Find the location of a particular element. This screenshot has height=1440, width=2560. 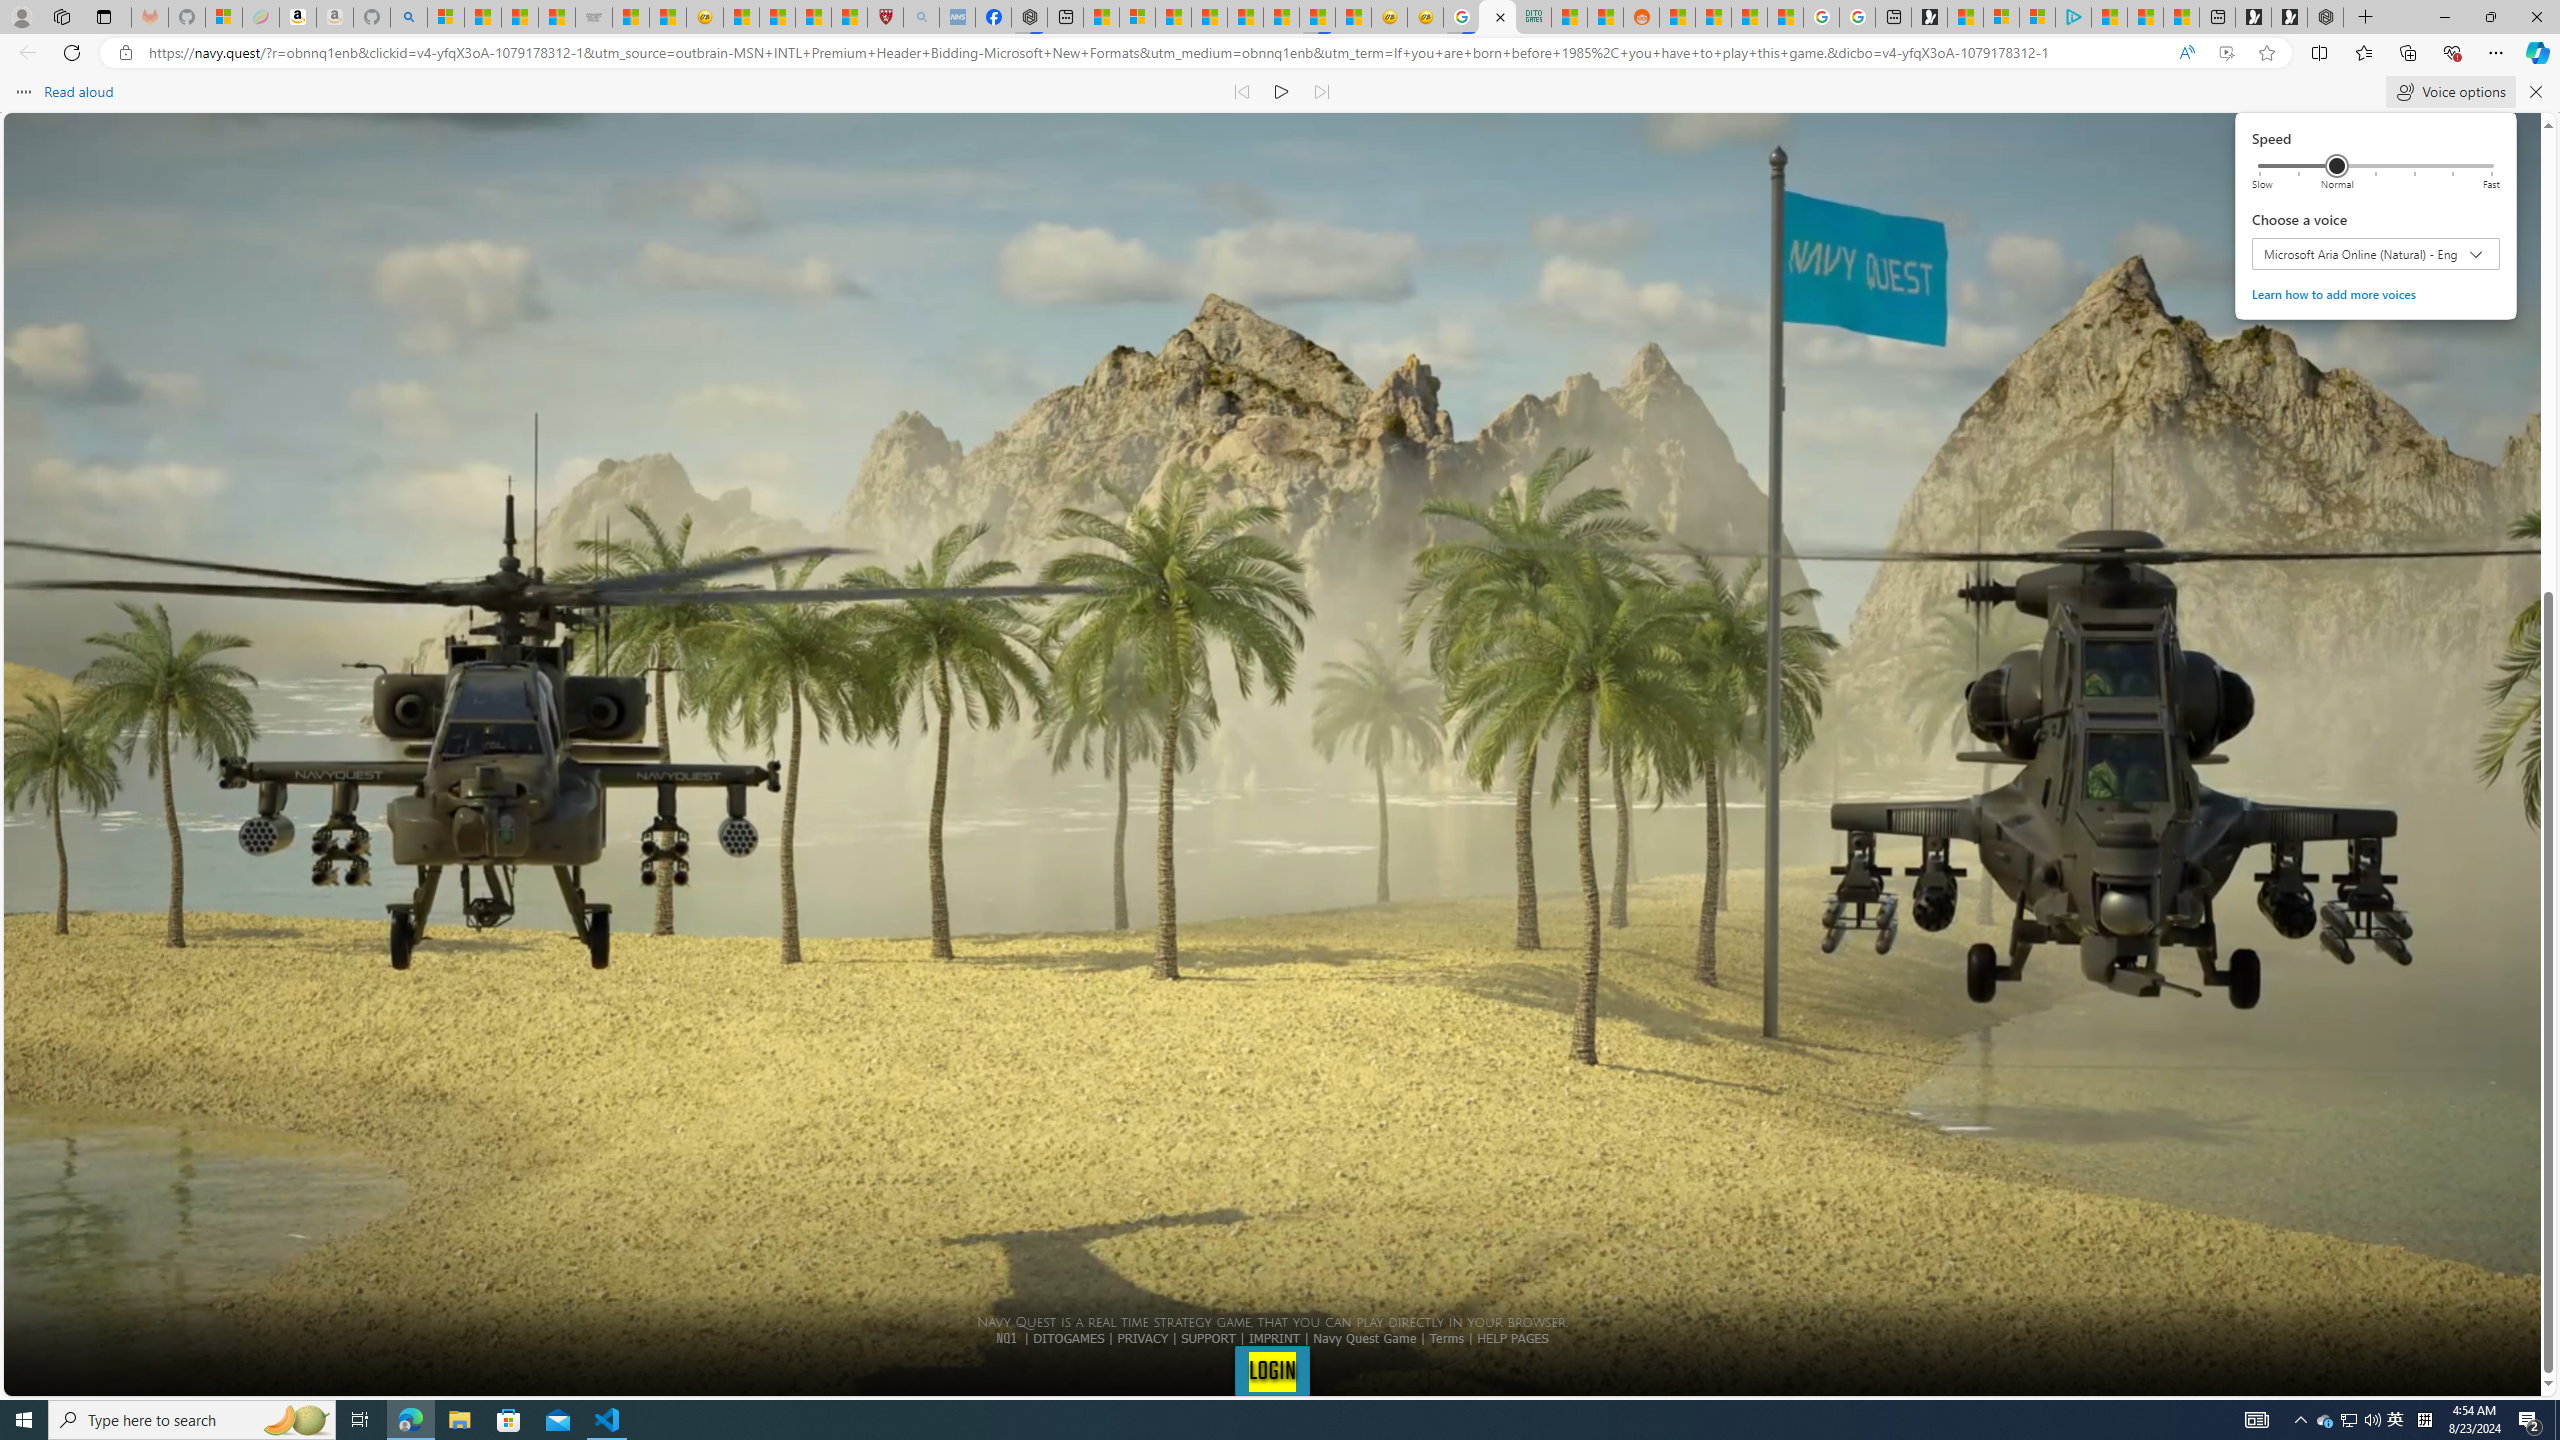

'IMPRINT' is located at coordinates (1273, 1336).